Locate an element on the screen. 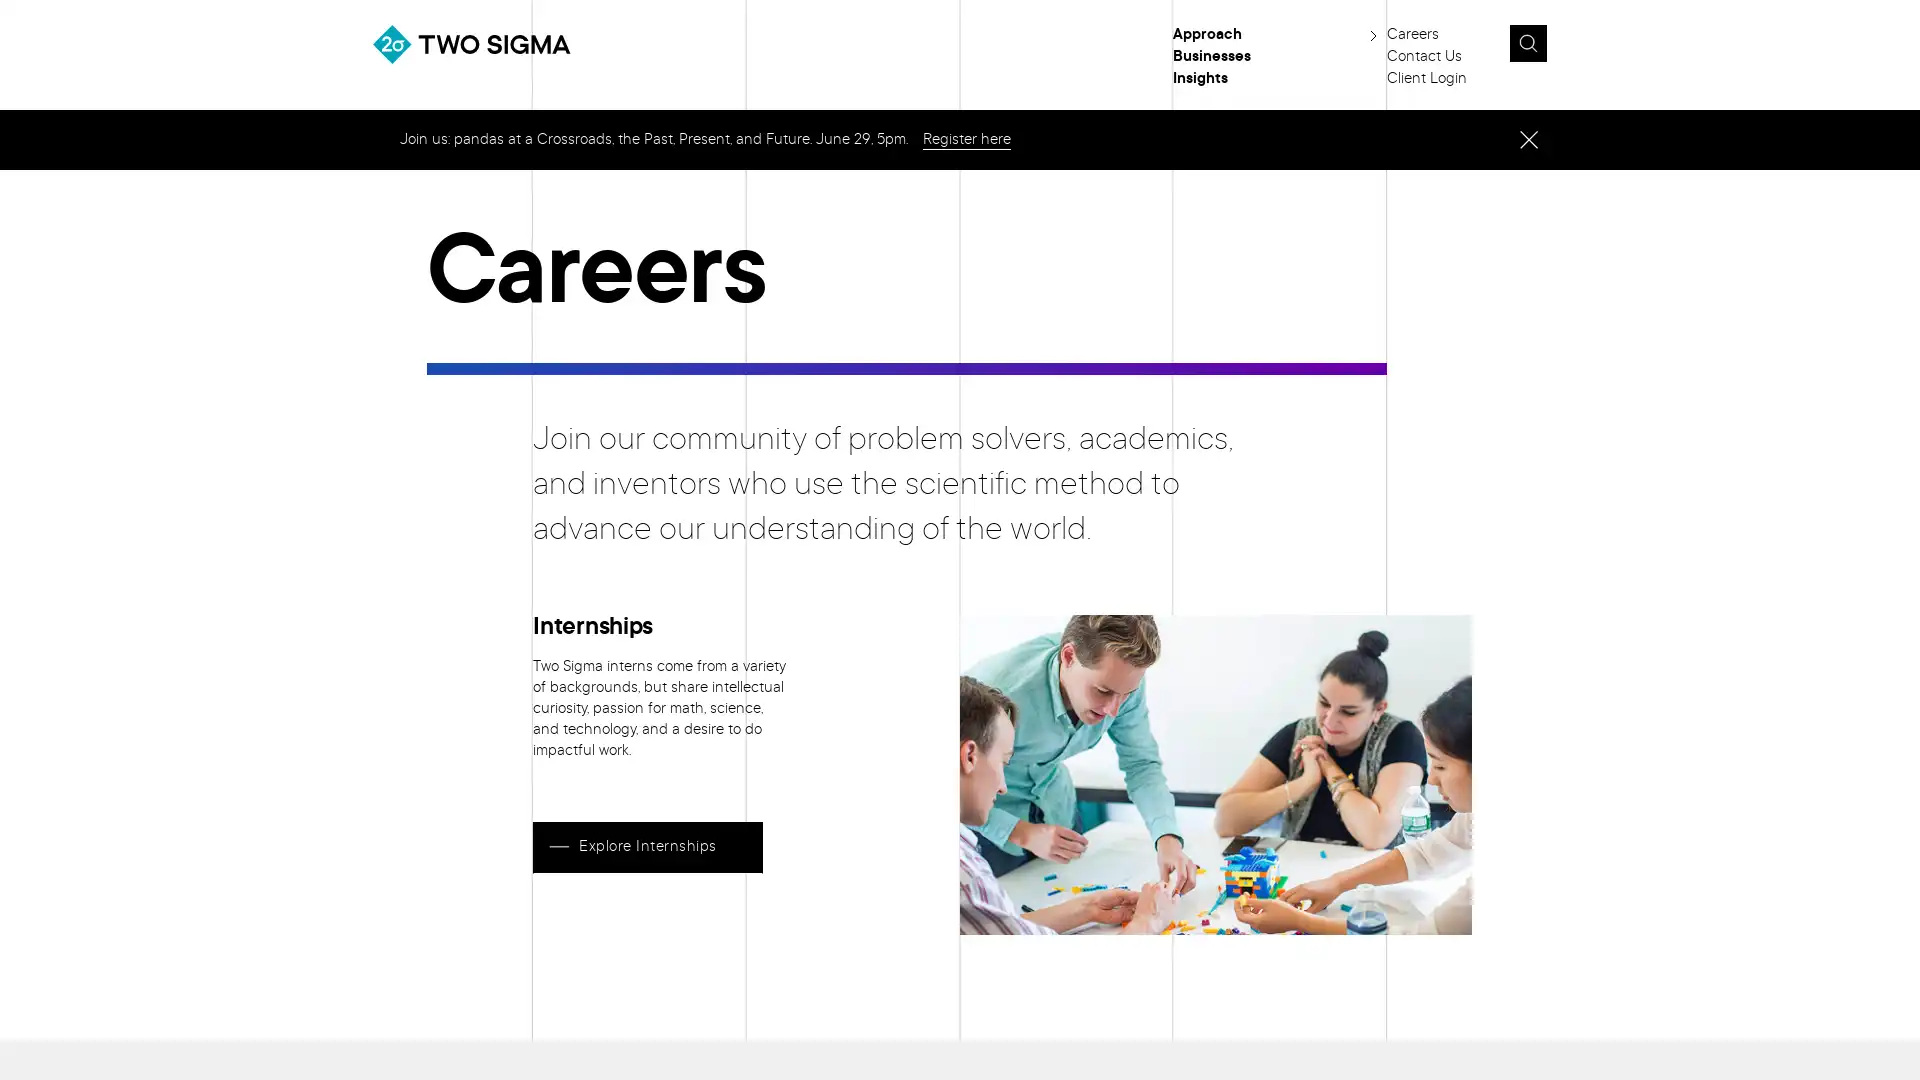 This screenshot has width=1920, height=1080. Search is located at coordinates (1573, 49).